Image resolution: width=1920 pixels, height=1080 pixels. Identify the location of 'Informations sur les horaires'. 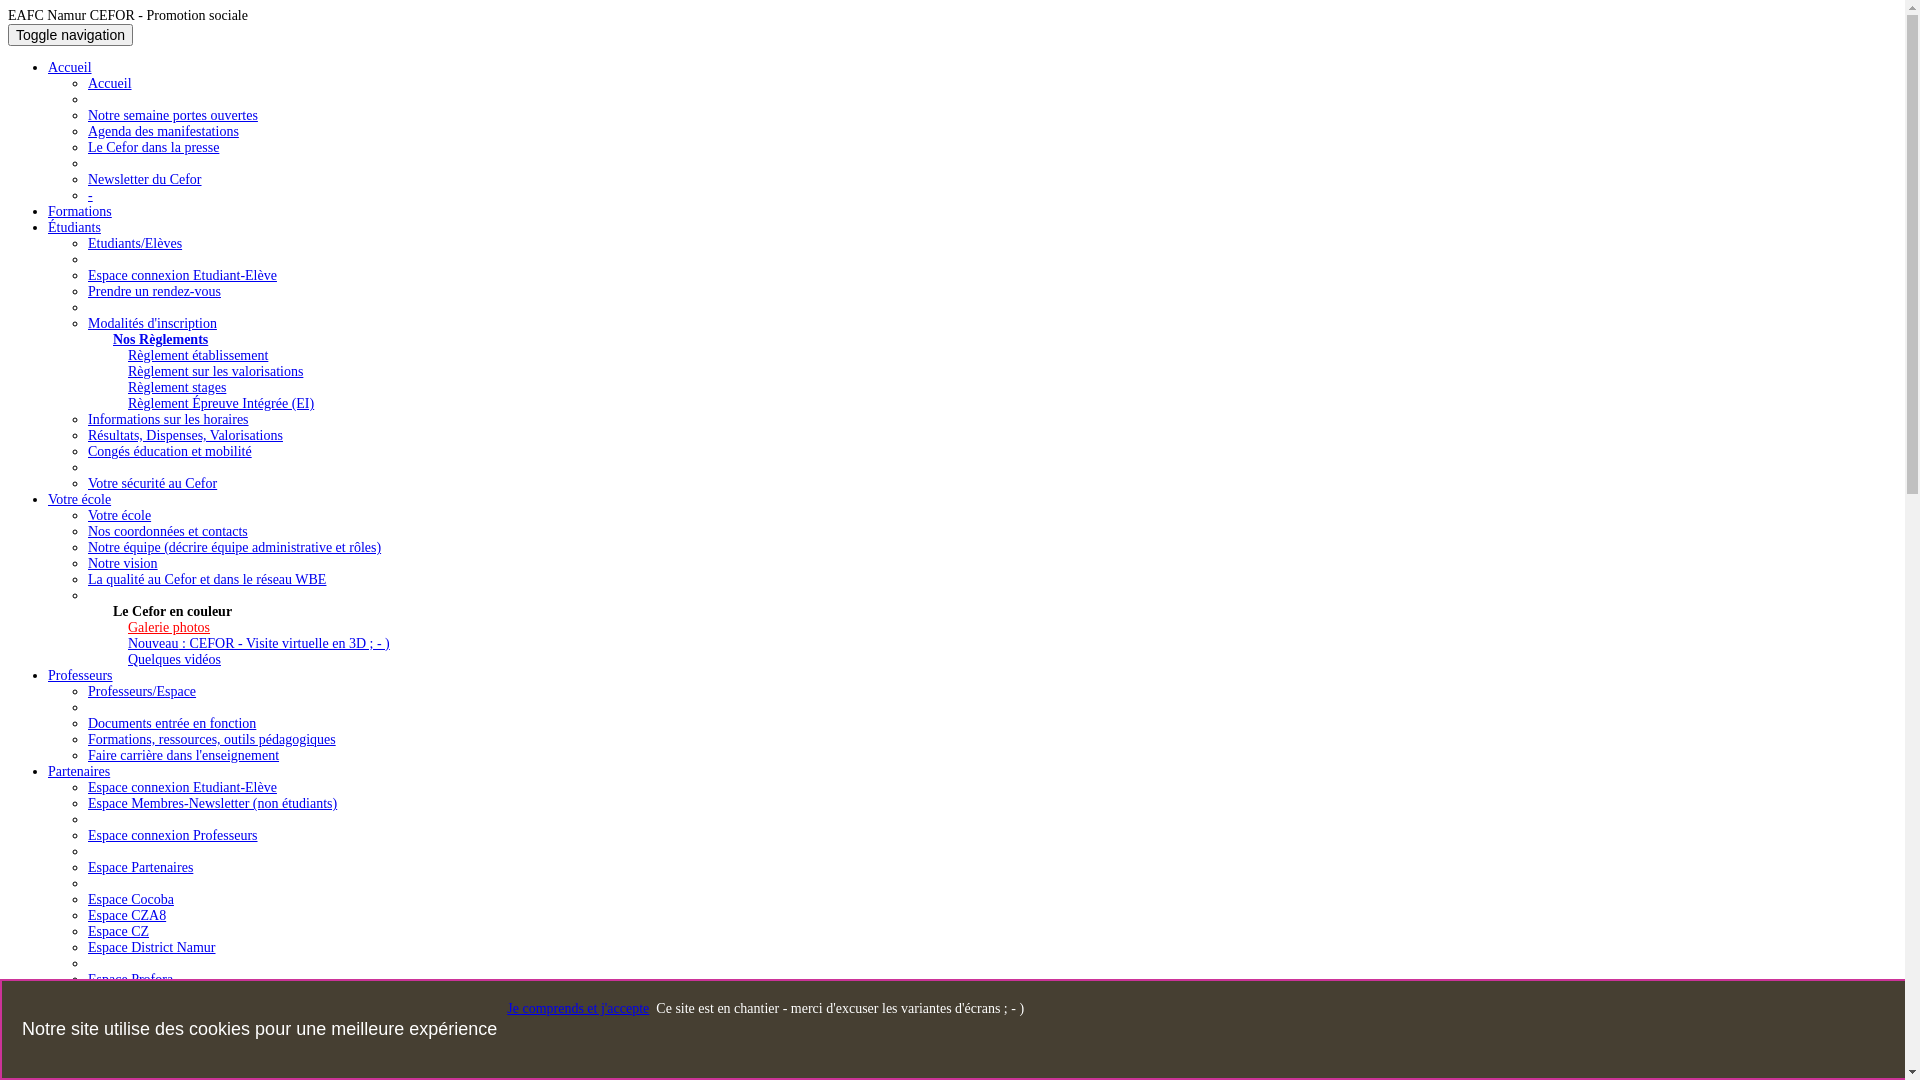
(168, 418).